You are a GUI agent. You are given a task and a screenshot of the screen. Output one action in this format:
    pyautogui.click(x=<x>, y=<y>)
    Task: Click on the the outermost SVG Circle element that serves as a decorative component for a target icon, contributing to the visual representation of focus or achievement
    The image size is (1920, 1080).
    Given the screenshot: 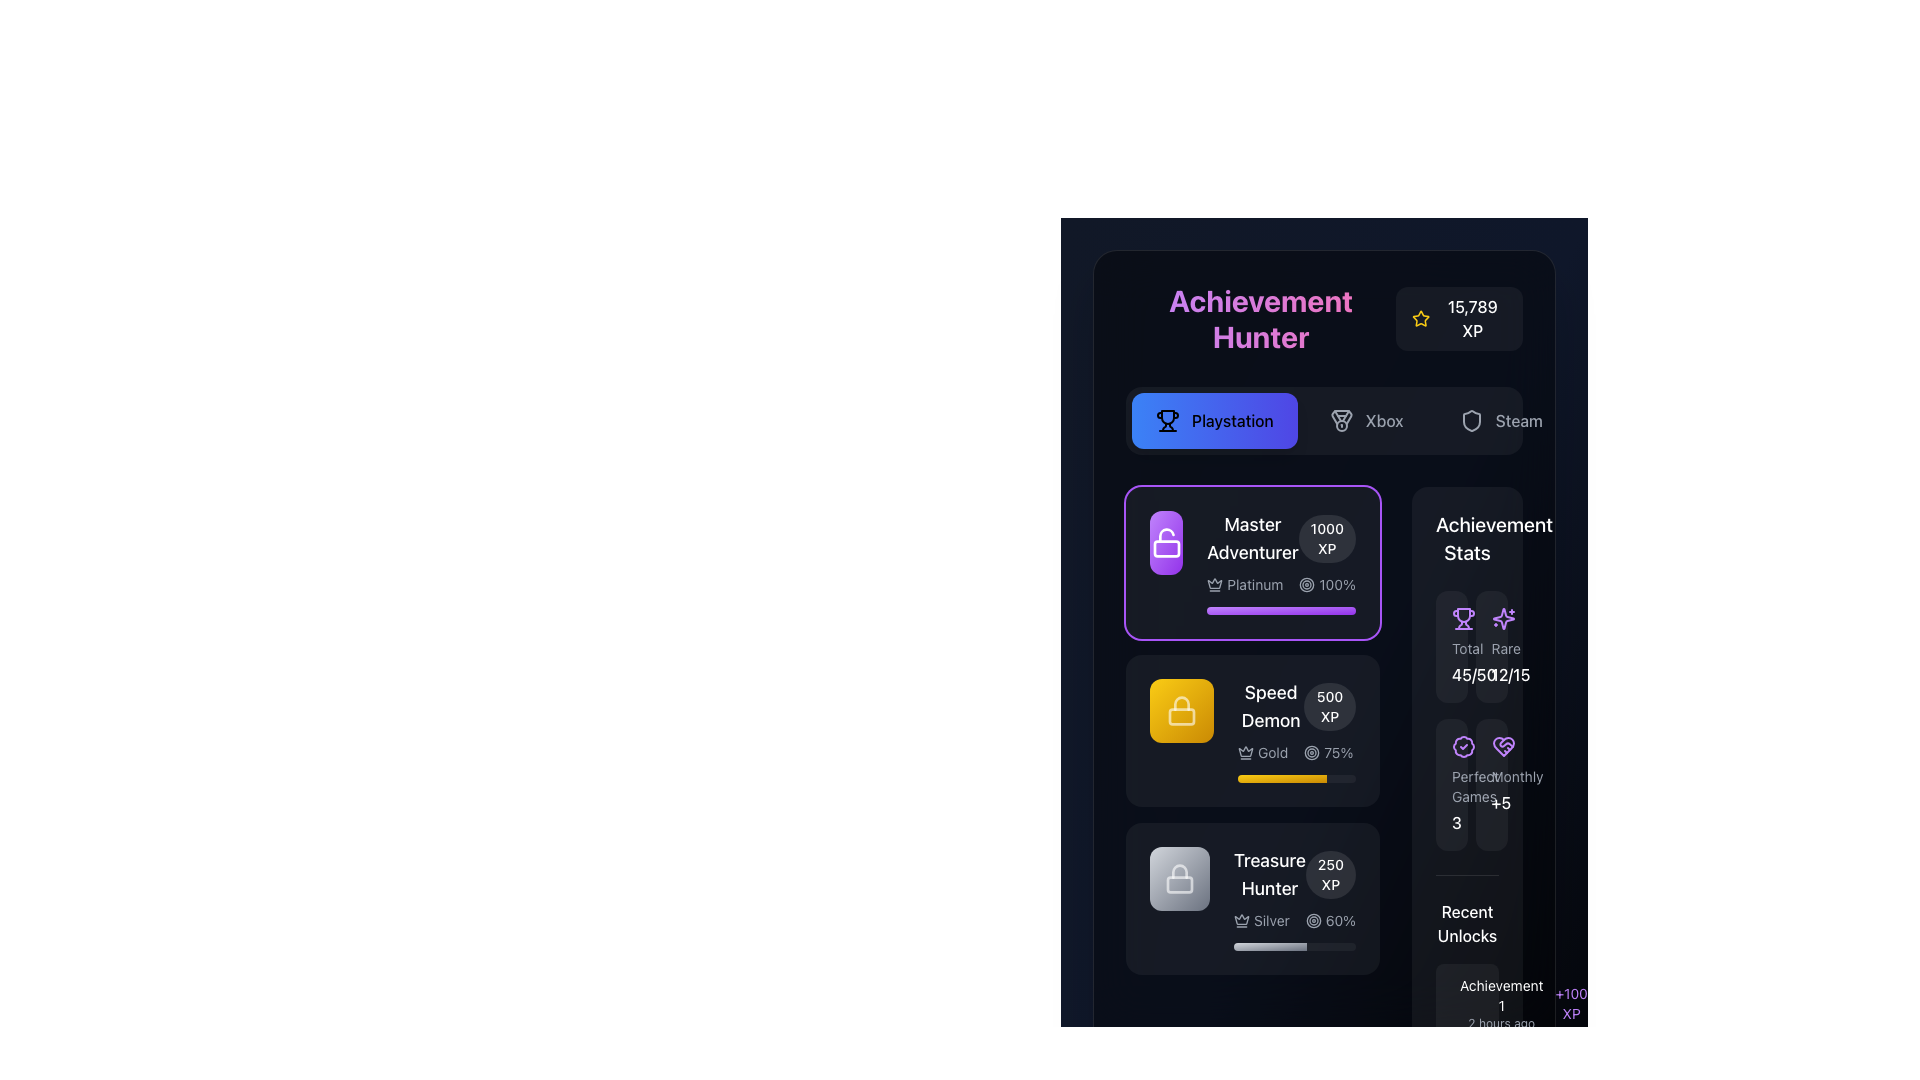 What is the action you would take?
    pyautogui.click(x=1312, y=752)
    